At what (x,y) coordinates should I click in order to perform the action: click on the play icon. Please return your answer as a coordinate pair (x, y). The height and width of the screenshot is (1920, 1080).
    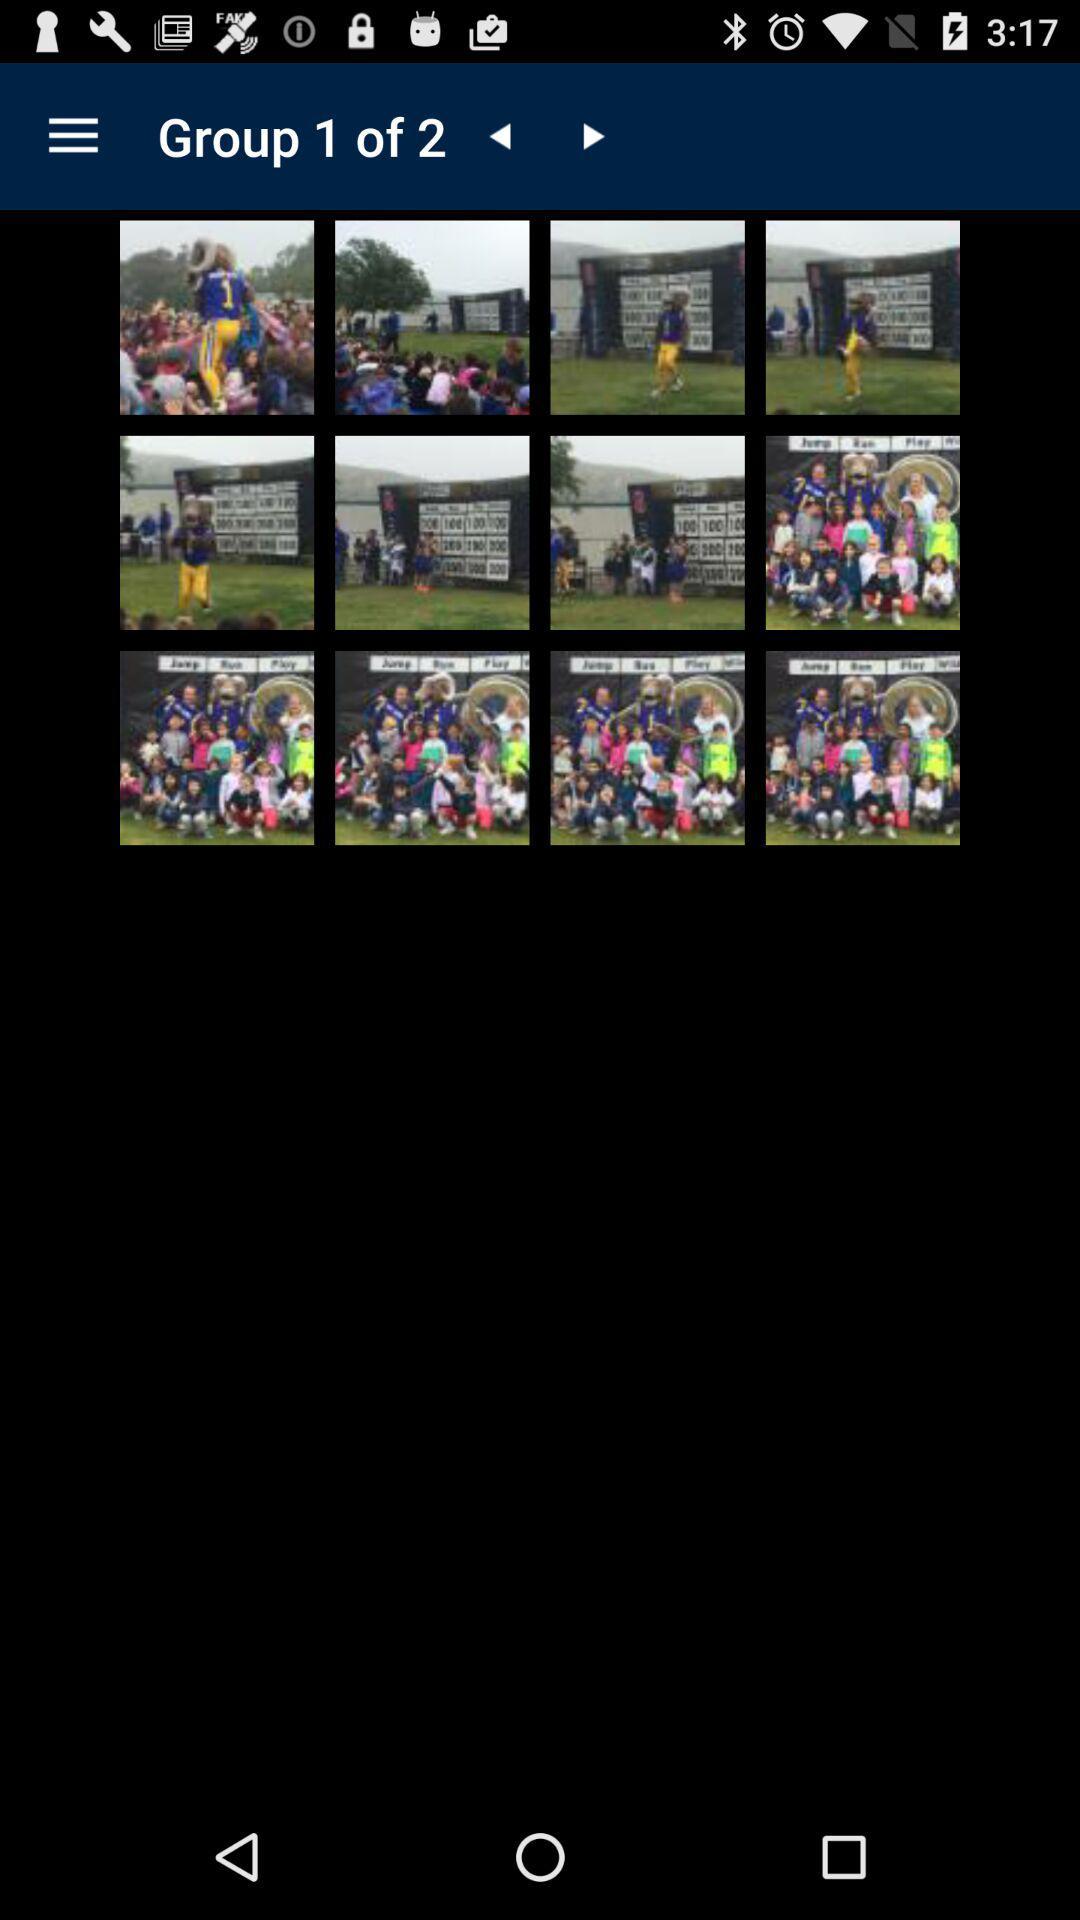
    Looking at the image, I should click on (861, 569).